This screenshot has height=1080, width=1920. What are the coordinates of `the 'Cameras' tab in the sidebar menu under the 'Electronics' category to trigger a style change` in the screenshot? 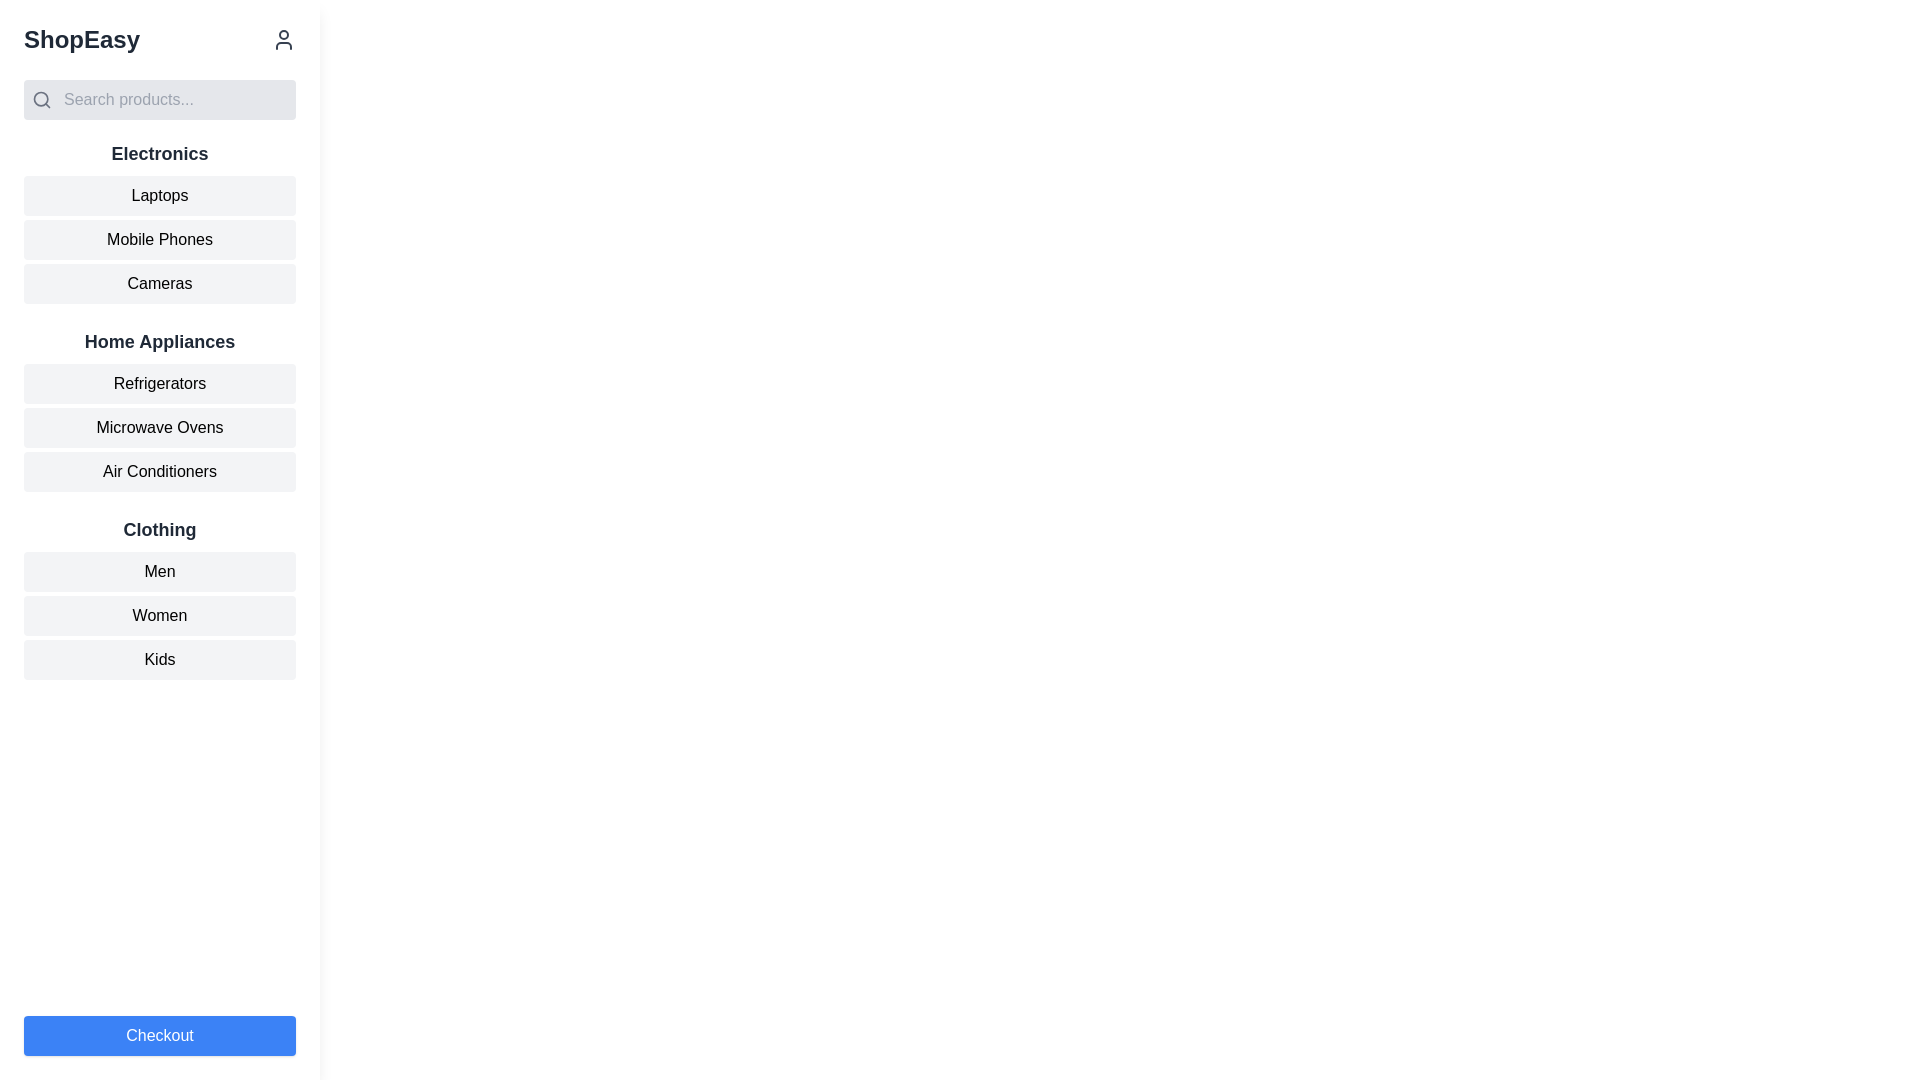 It's located at (158, 284).